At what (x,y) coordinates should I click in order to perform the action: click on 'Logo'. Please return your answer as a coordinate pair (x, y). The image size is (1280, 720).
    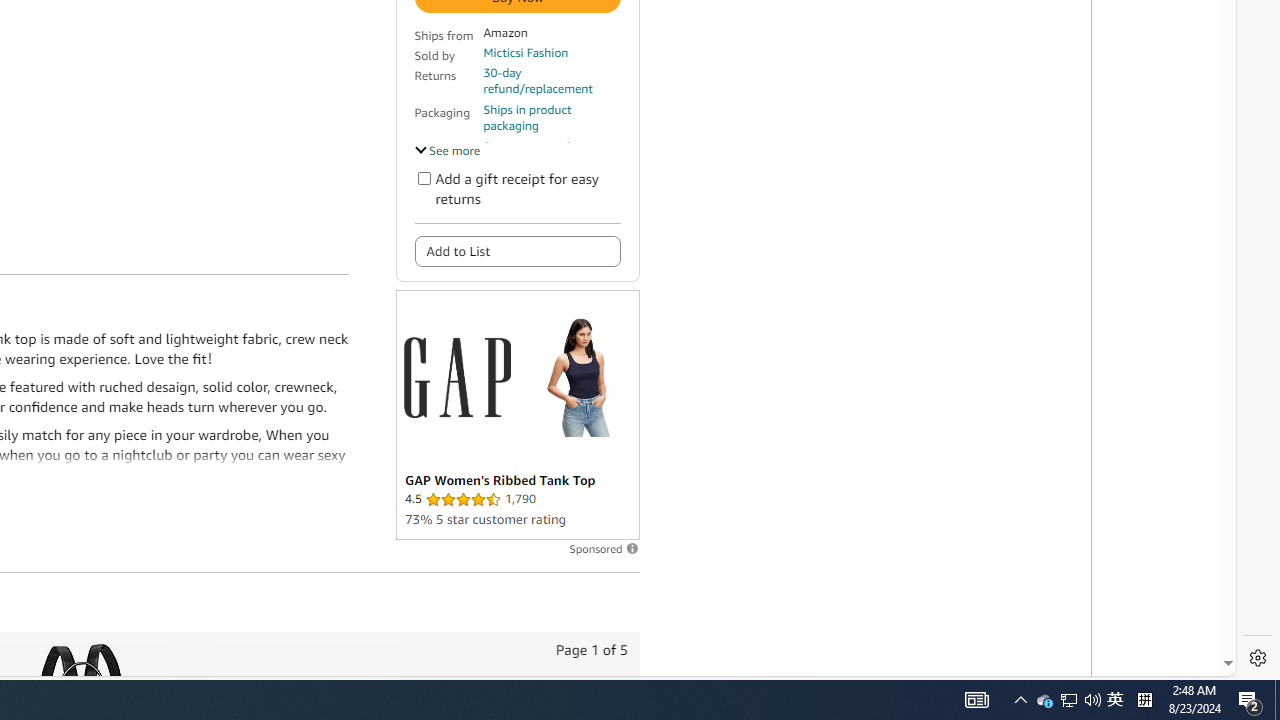
    Looking at the image, I should click on (455, 377).